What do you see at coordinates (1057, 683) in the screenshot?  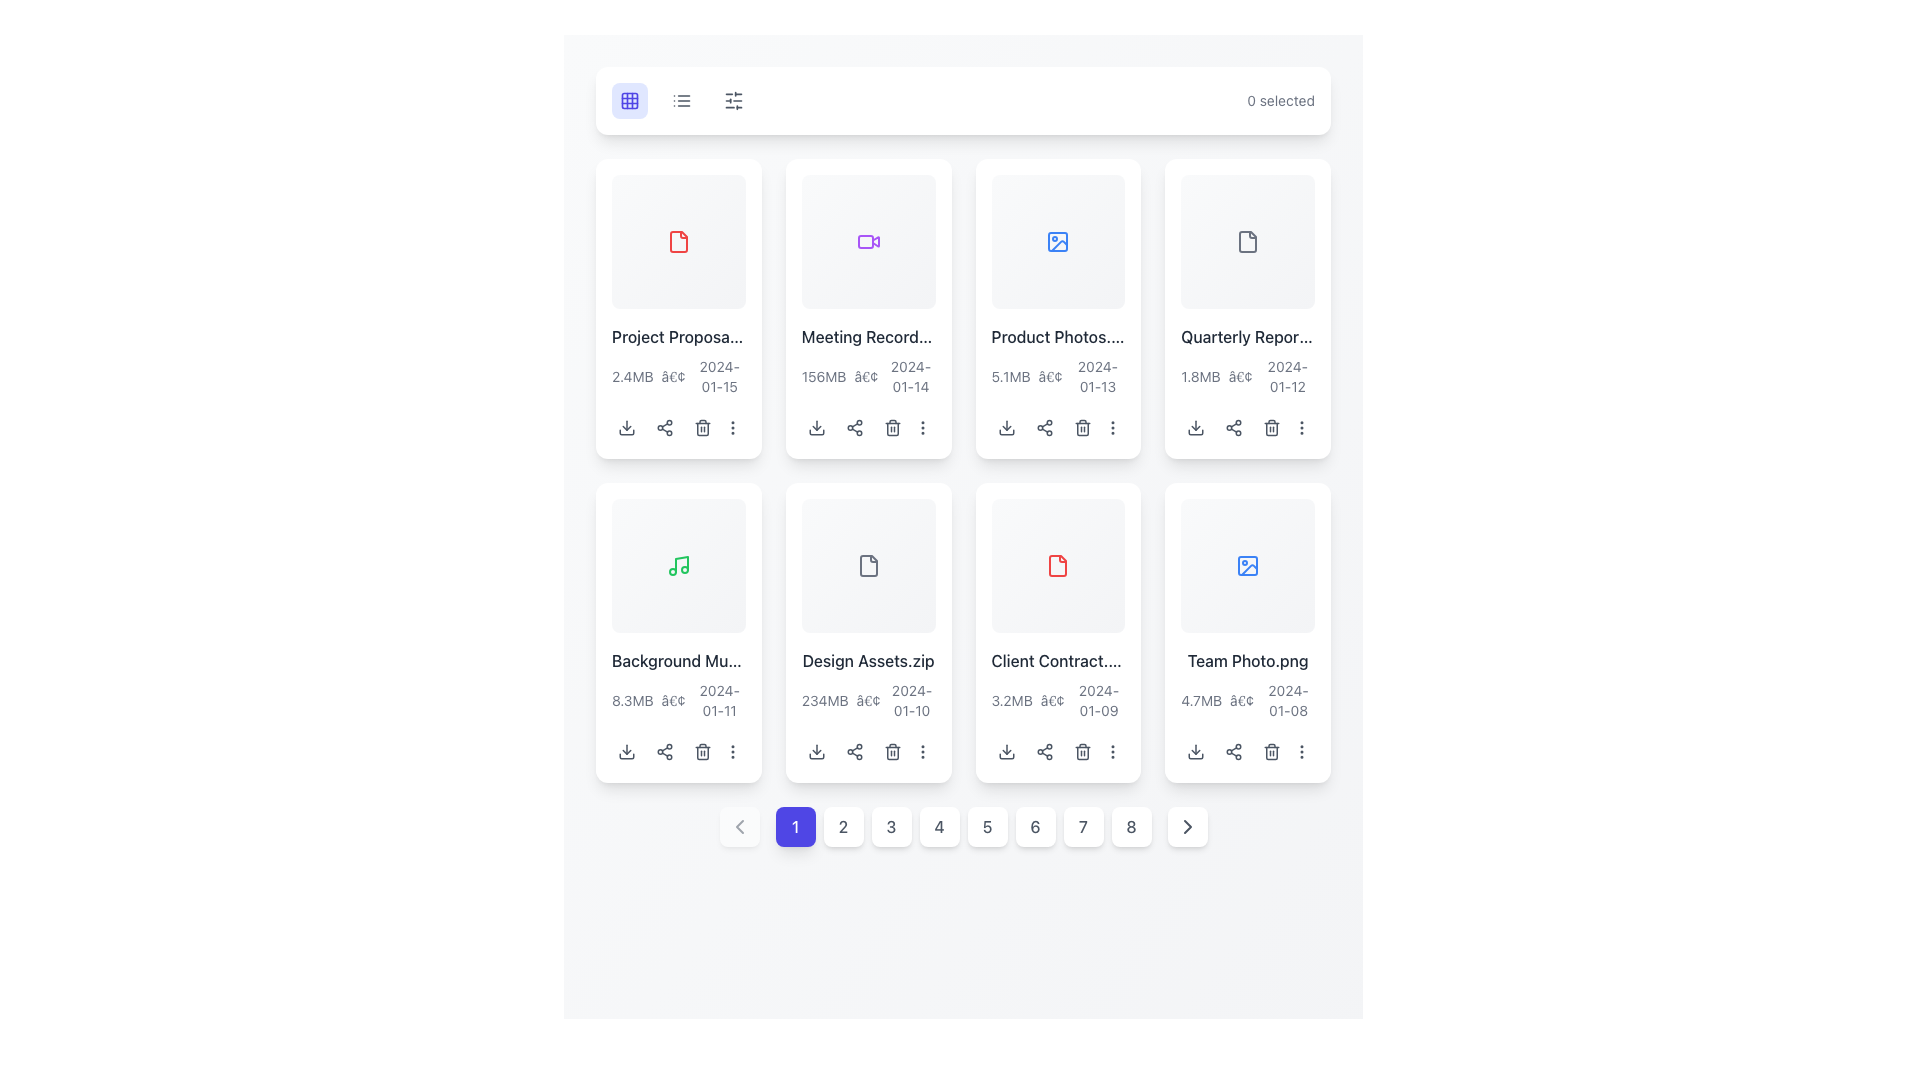 I see `the text display that shows file details, located in the sixth card of the second row, which includes a red document icon above the text` at bounding box center [1057, 683].